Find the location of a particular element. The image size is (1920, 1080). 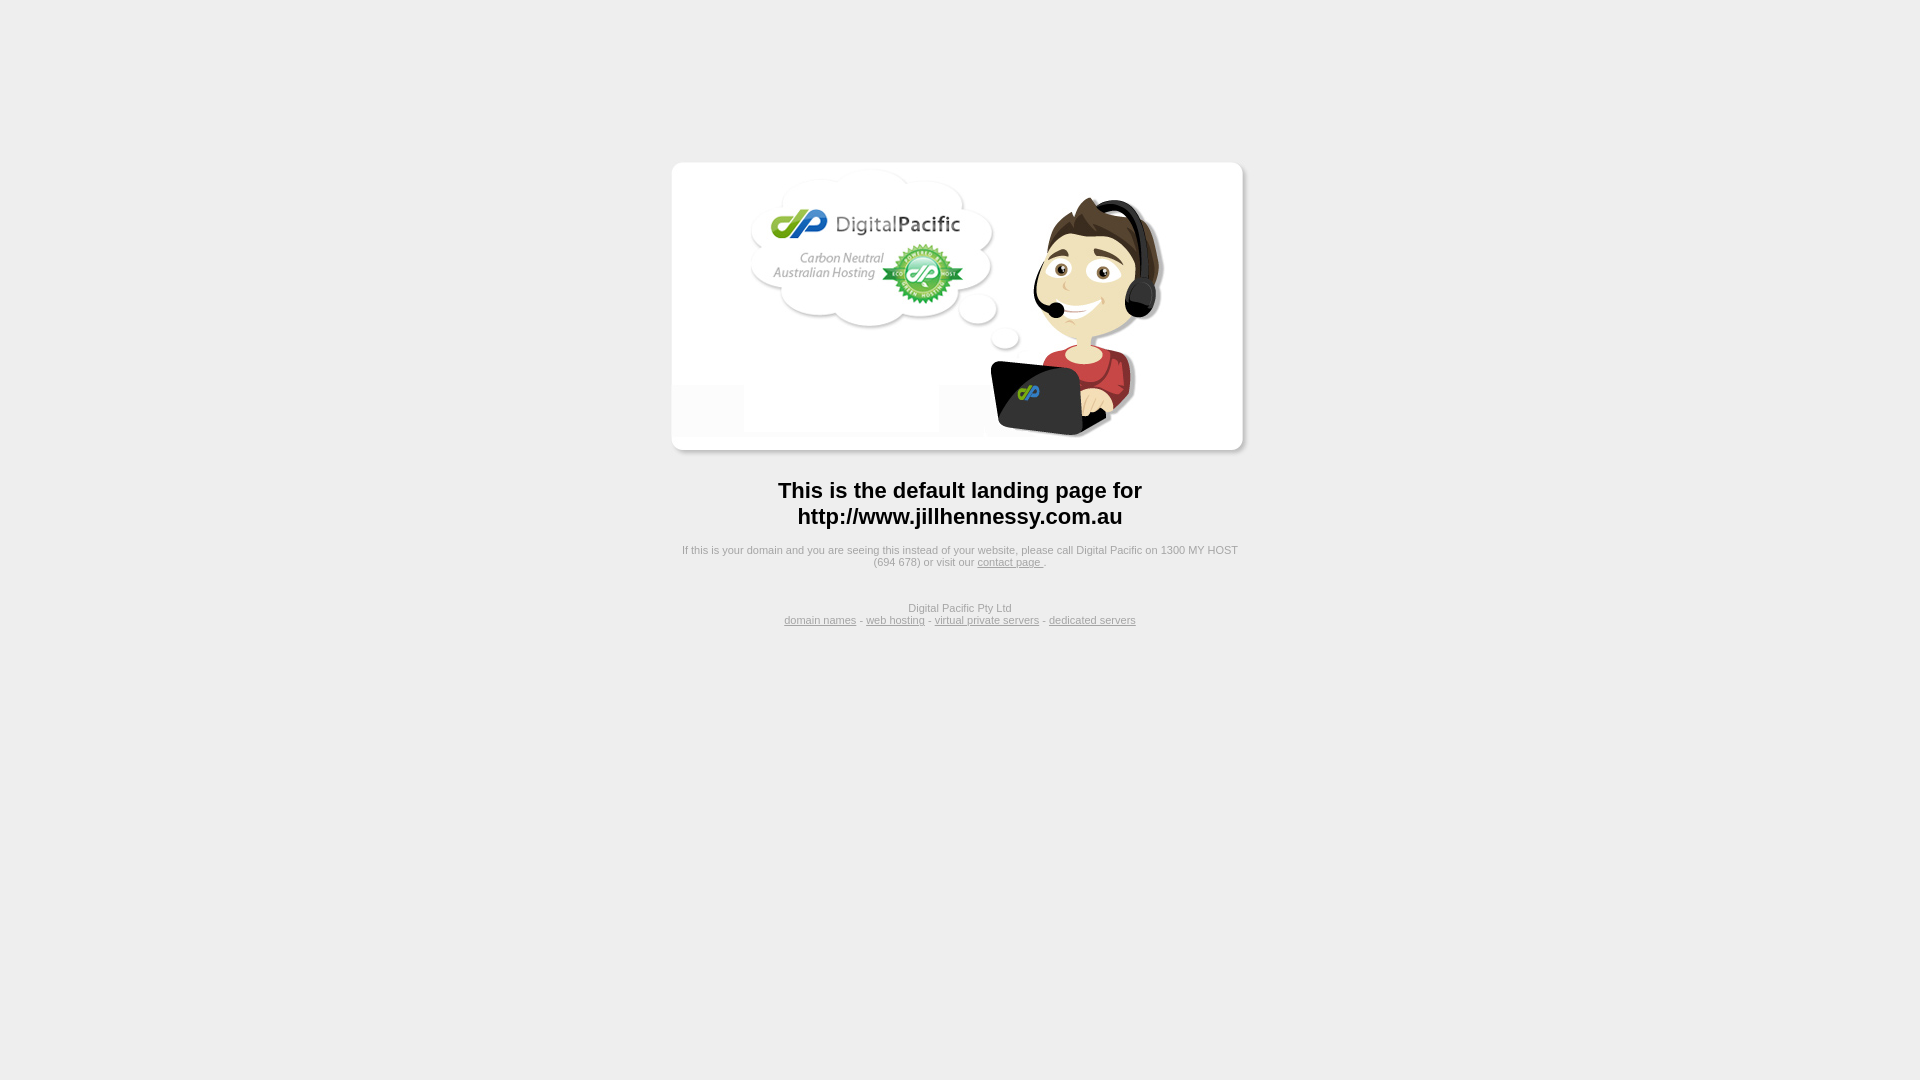

'web hosting' is located at coordinates (865, 619).